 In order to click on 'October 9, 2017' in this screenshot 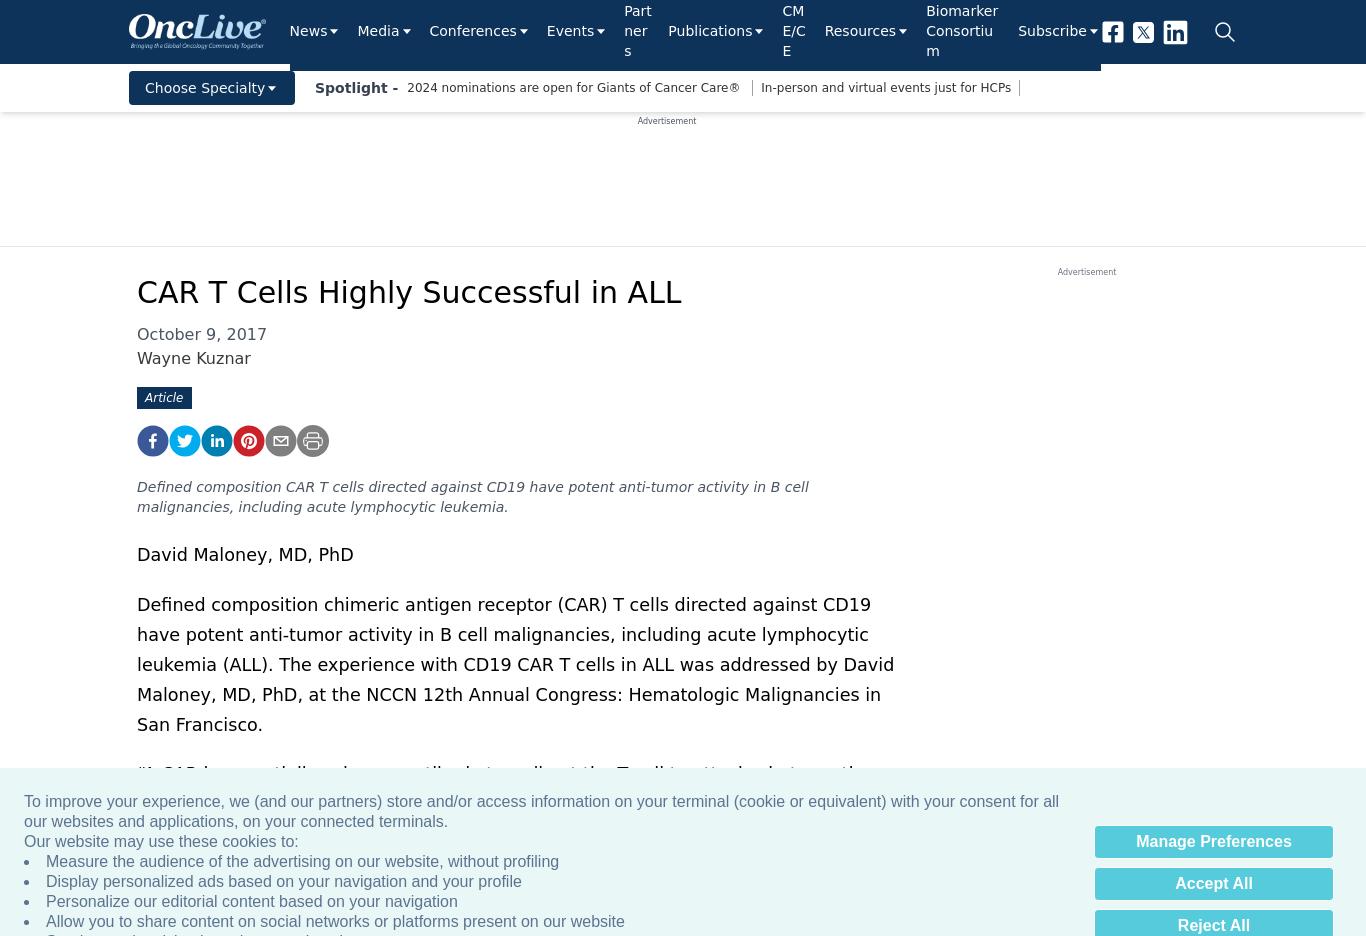, I will do `click(201, 333)`.